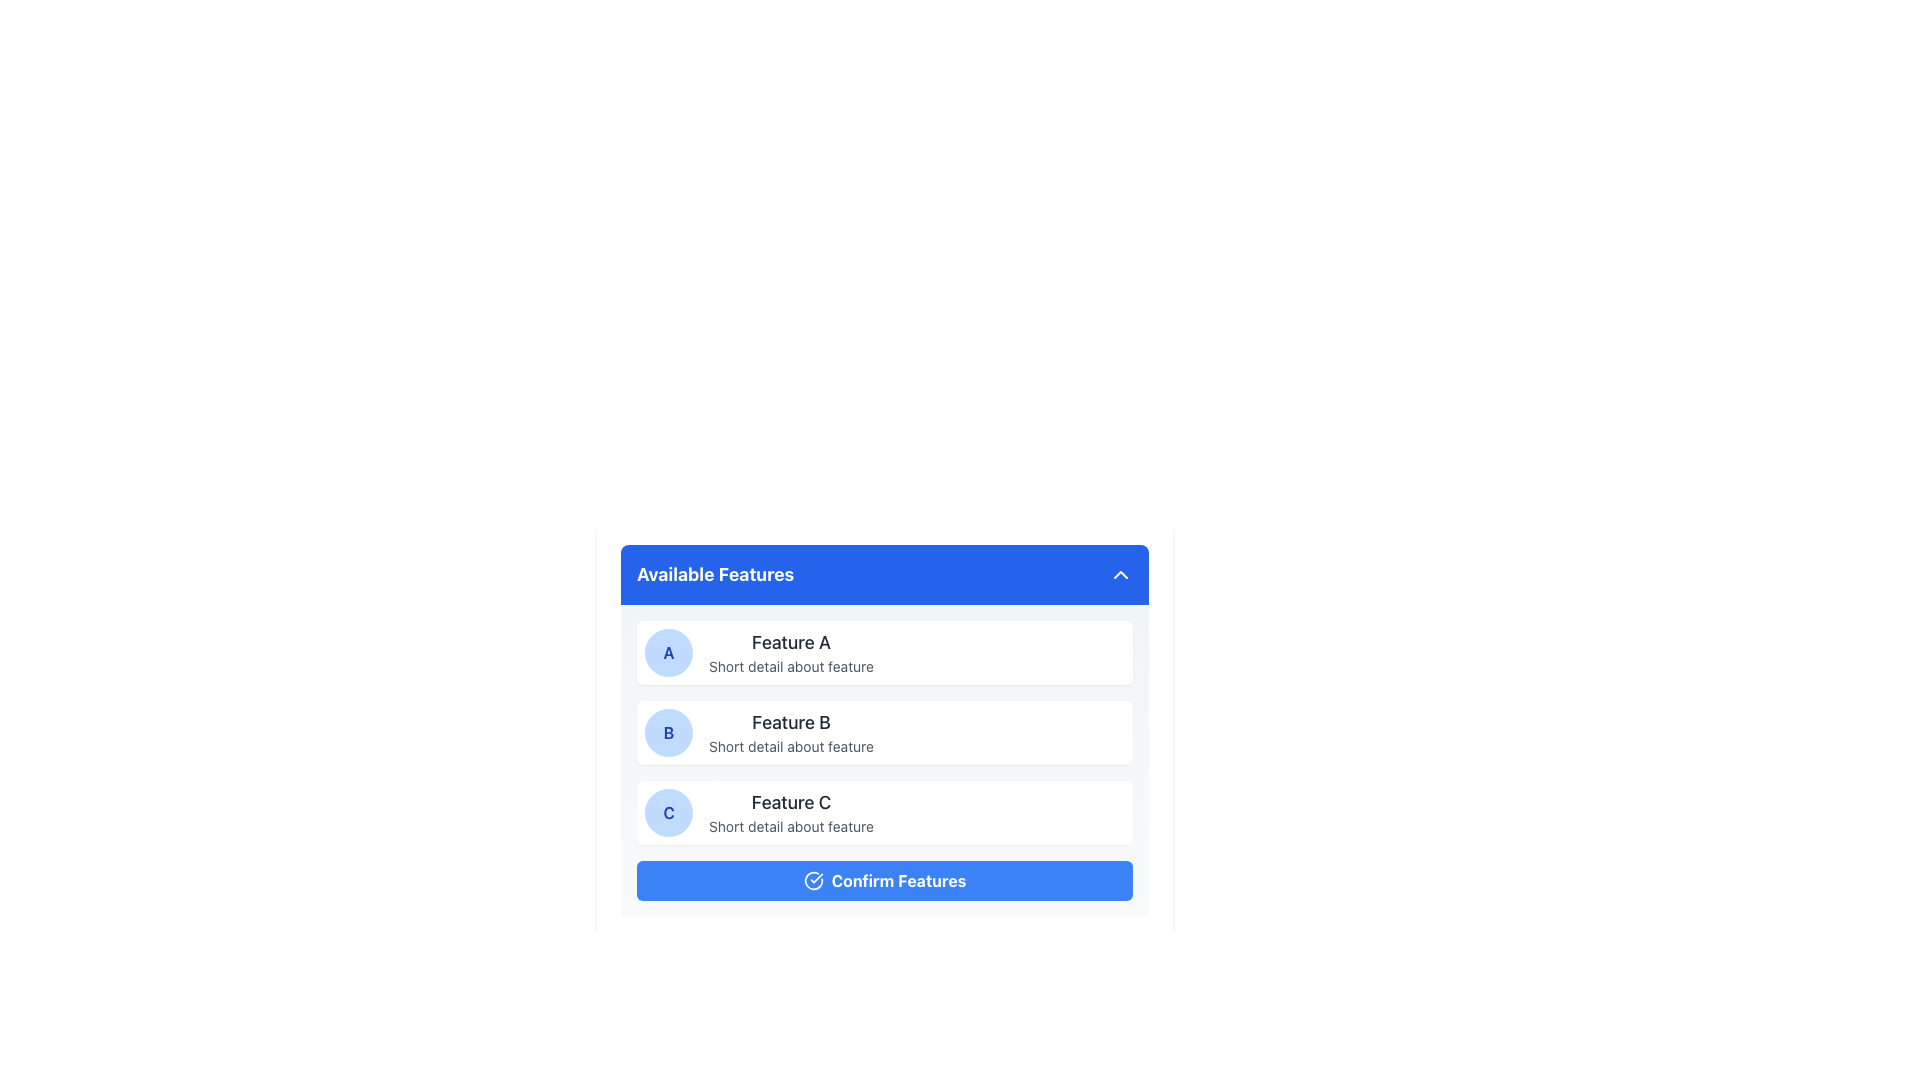 This screenshot has height=1080, width=1920. What do you see at coordinates (790, 826) in the screenshot?
I see `the text element providing additional information related to 'Feature C', located beneath the heading text 'Feature C' in the third feature card labeled 'C' within the 'Available Features' list` at bounding box center [790, 826].